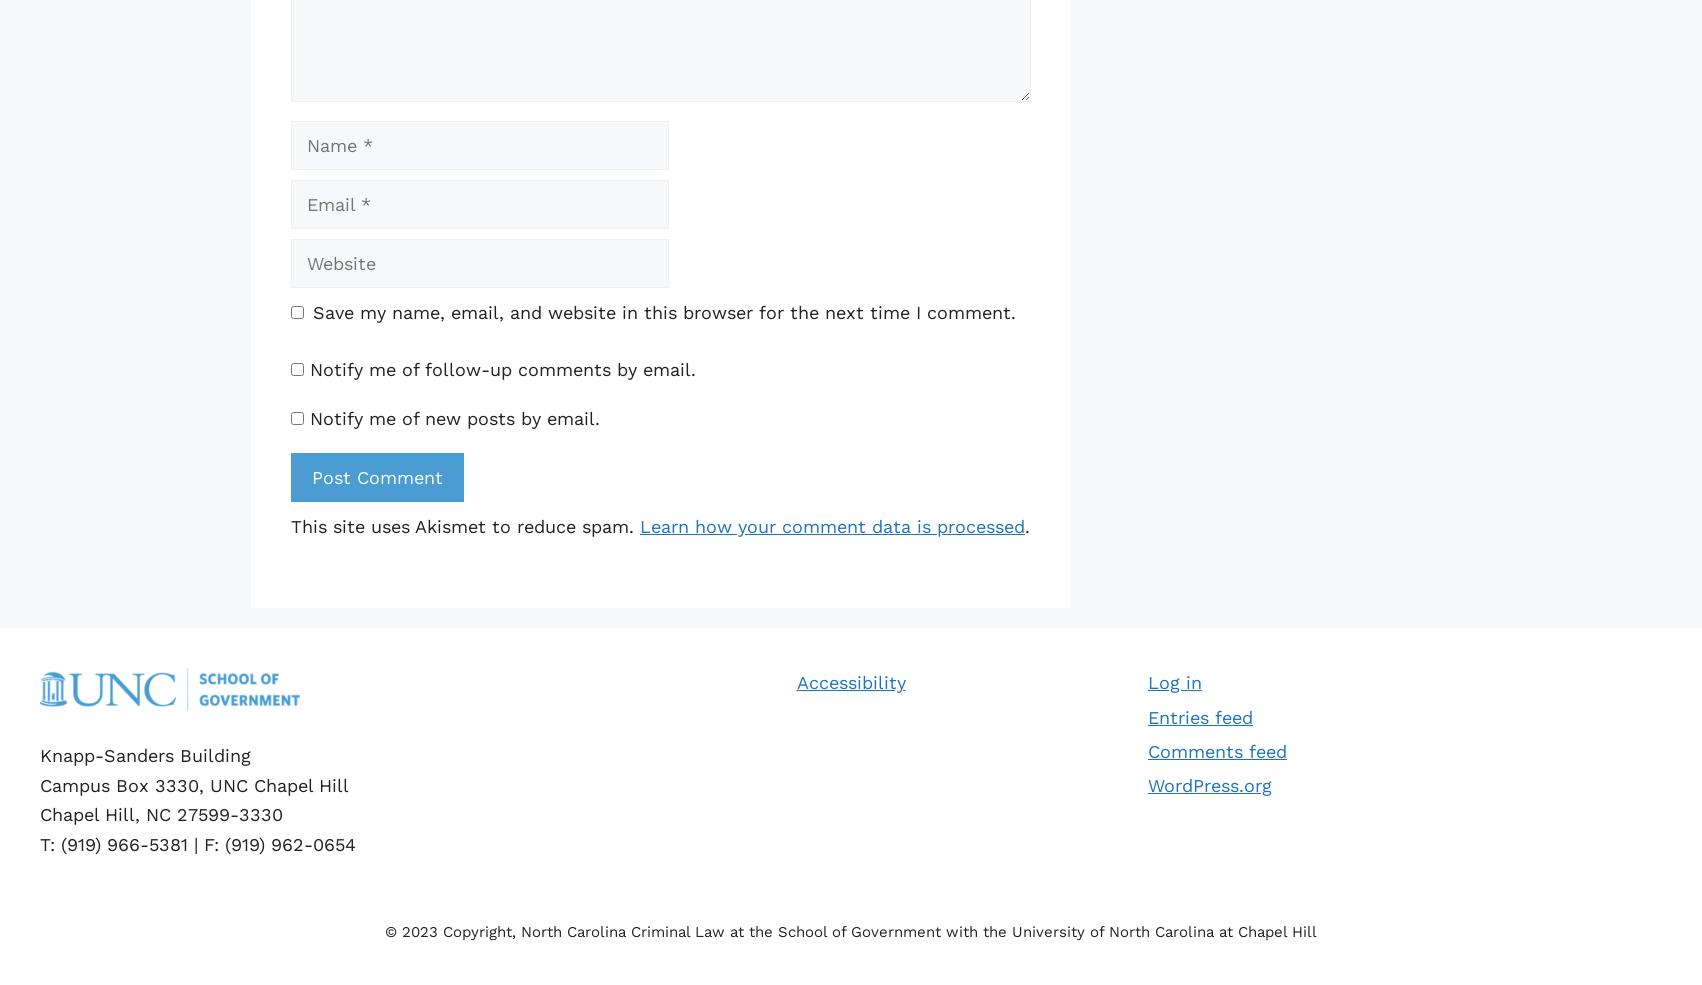  What do you see at coordinates (144, 754) in the screenshot?
I see `'Knapp-Sanders Building'` at bounding box center [144, 754].